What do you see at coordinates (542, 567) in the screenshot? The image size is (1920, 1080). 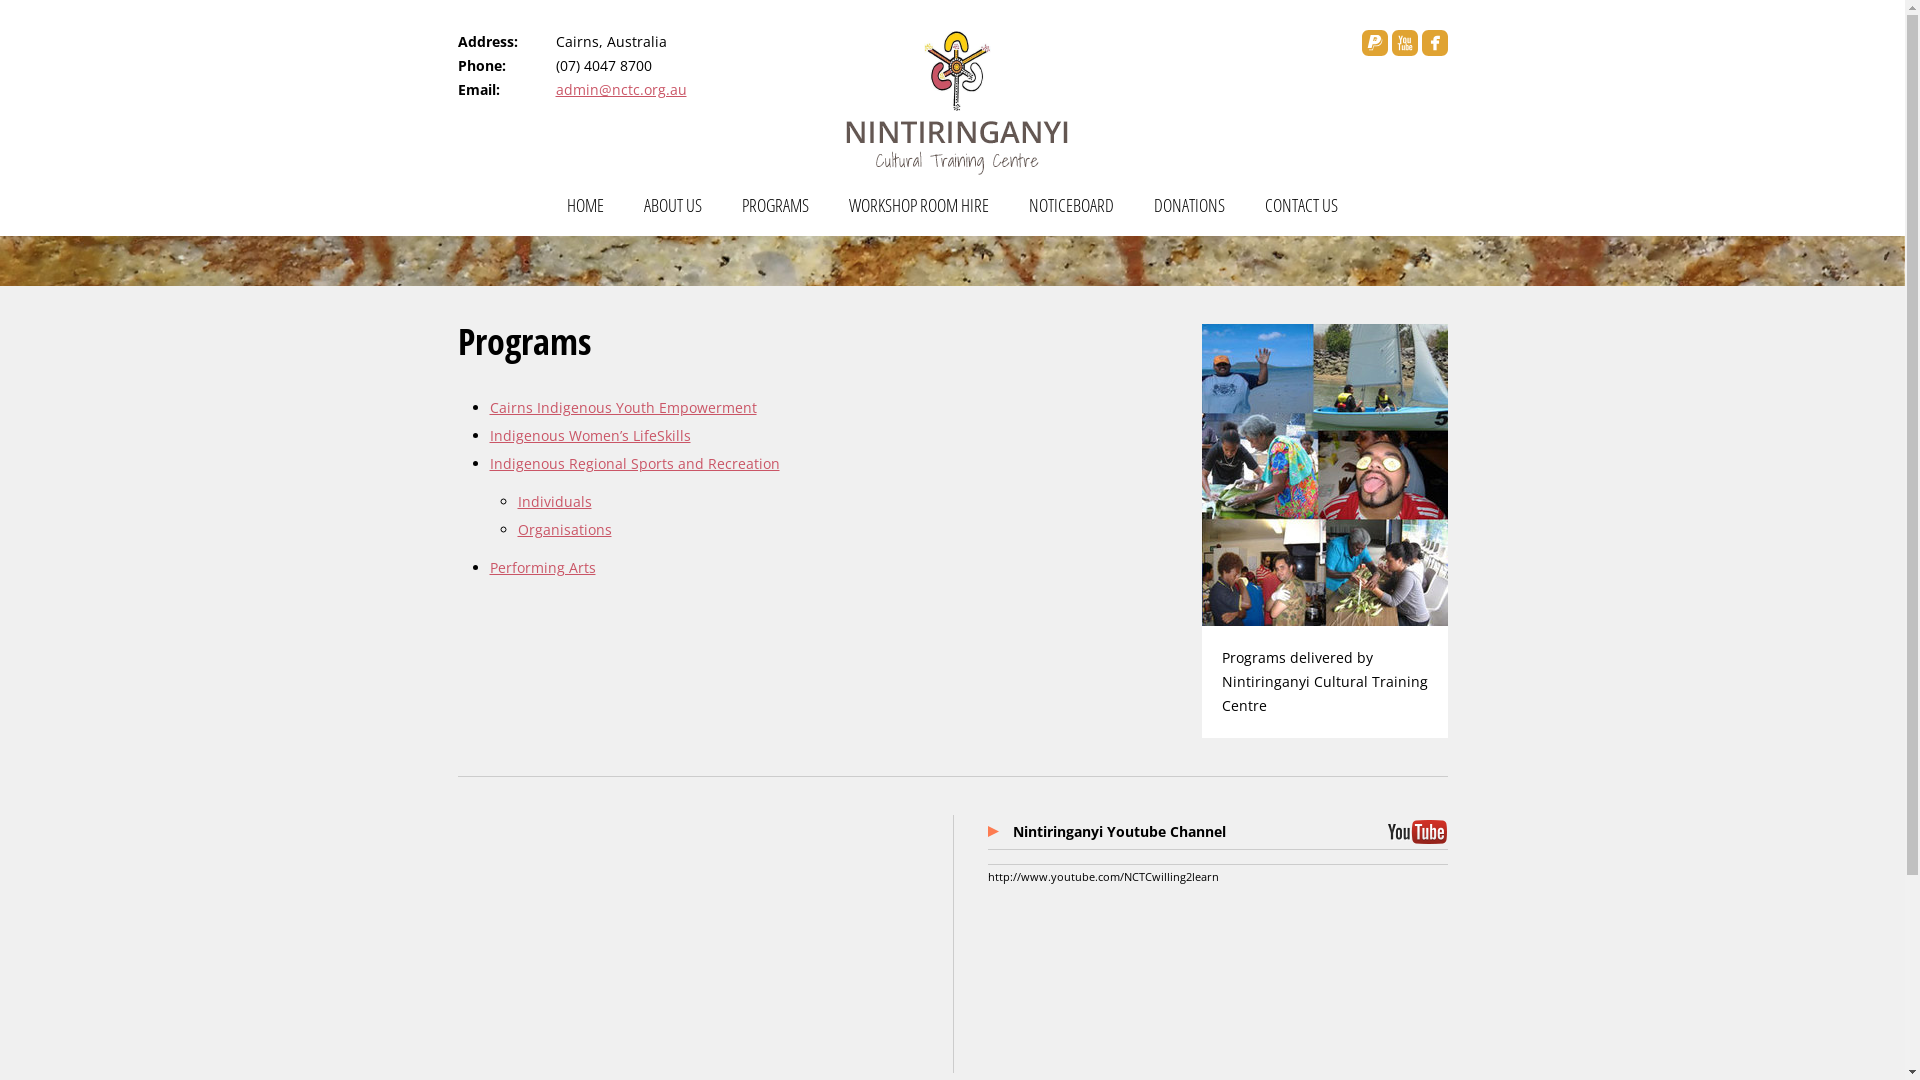 I see `'Performing Arts'` at bounding box center [542, 567].